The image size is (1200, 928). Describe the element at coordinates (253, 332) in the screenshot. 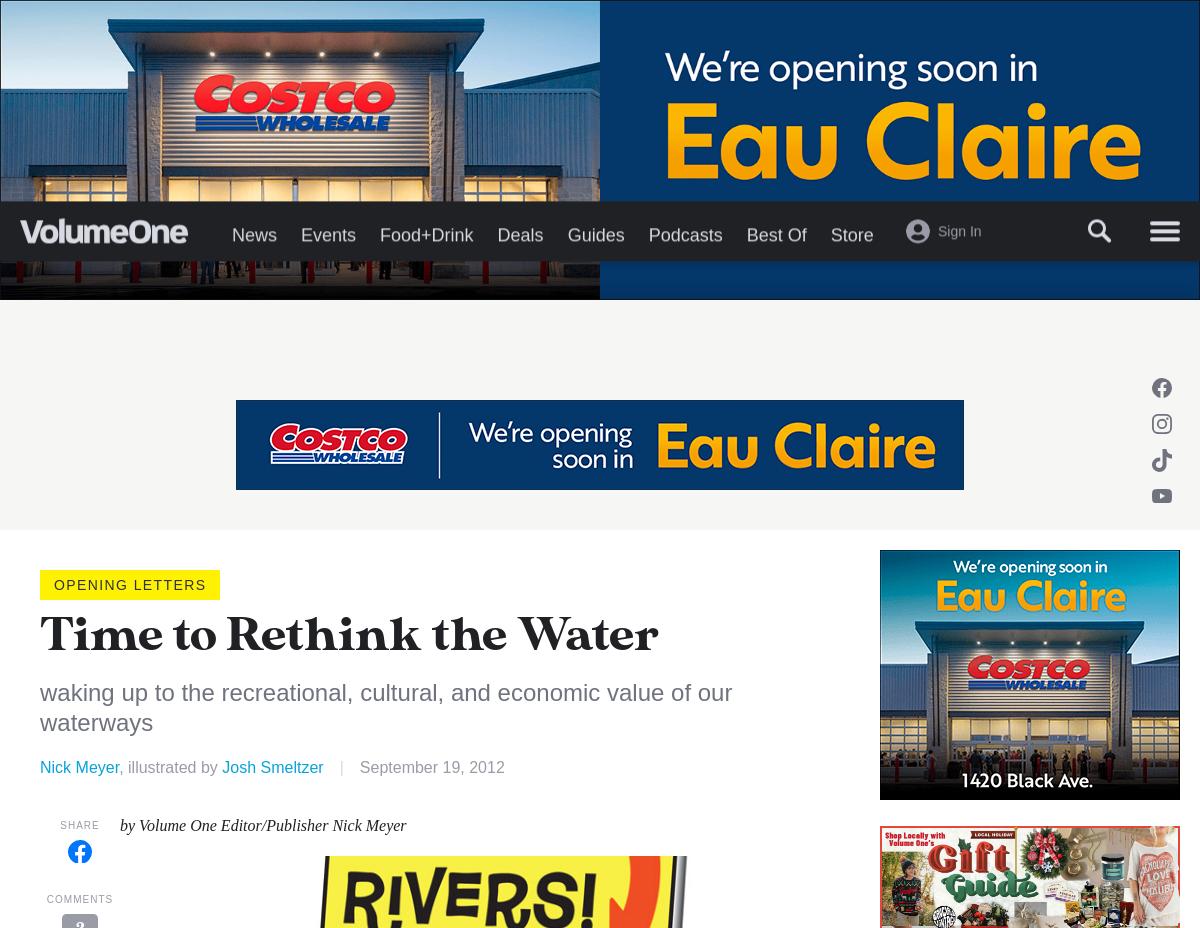

I see `'News'` at that location.